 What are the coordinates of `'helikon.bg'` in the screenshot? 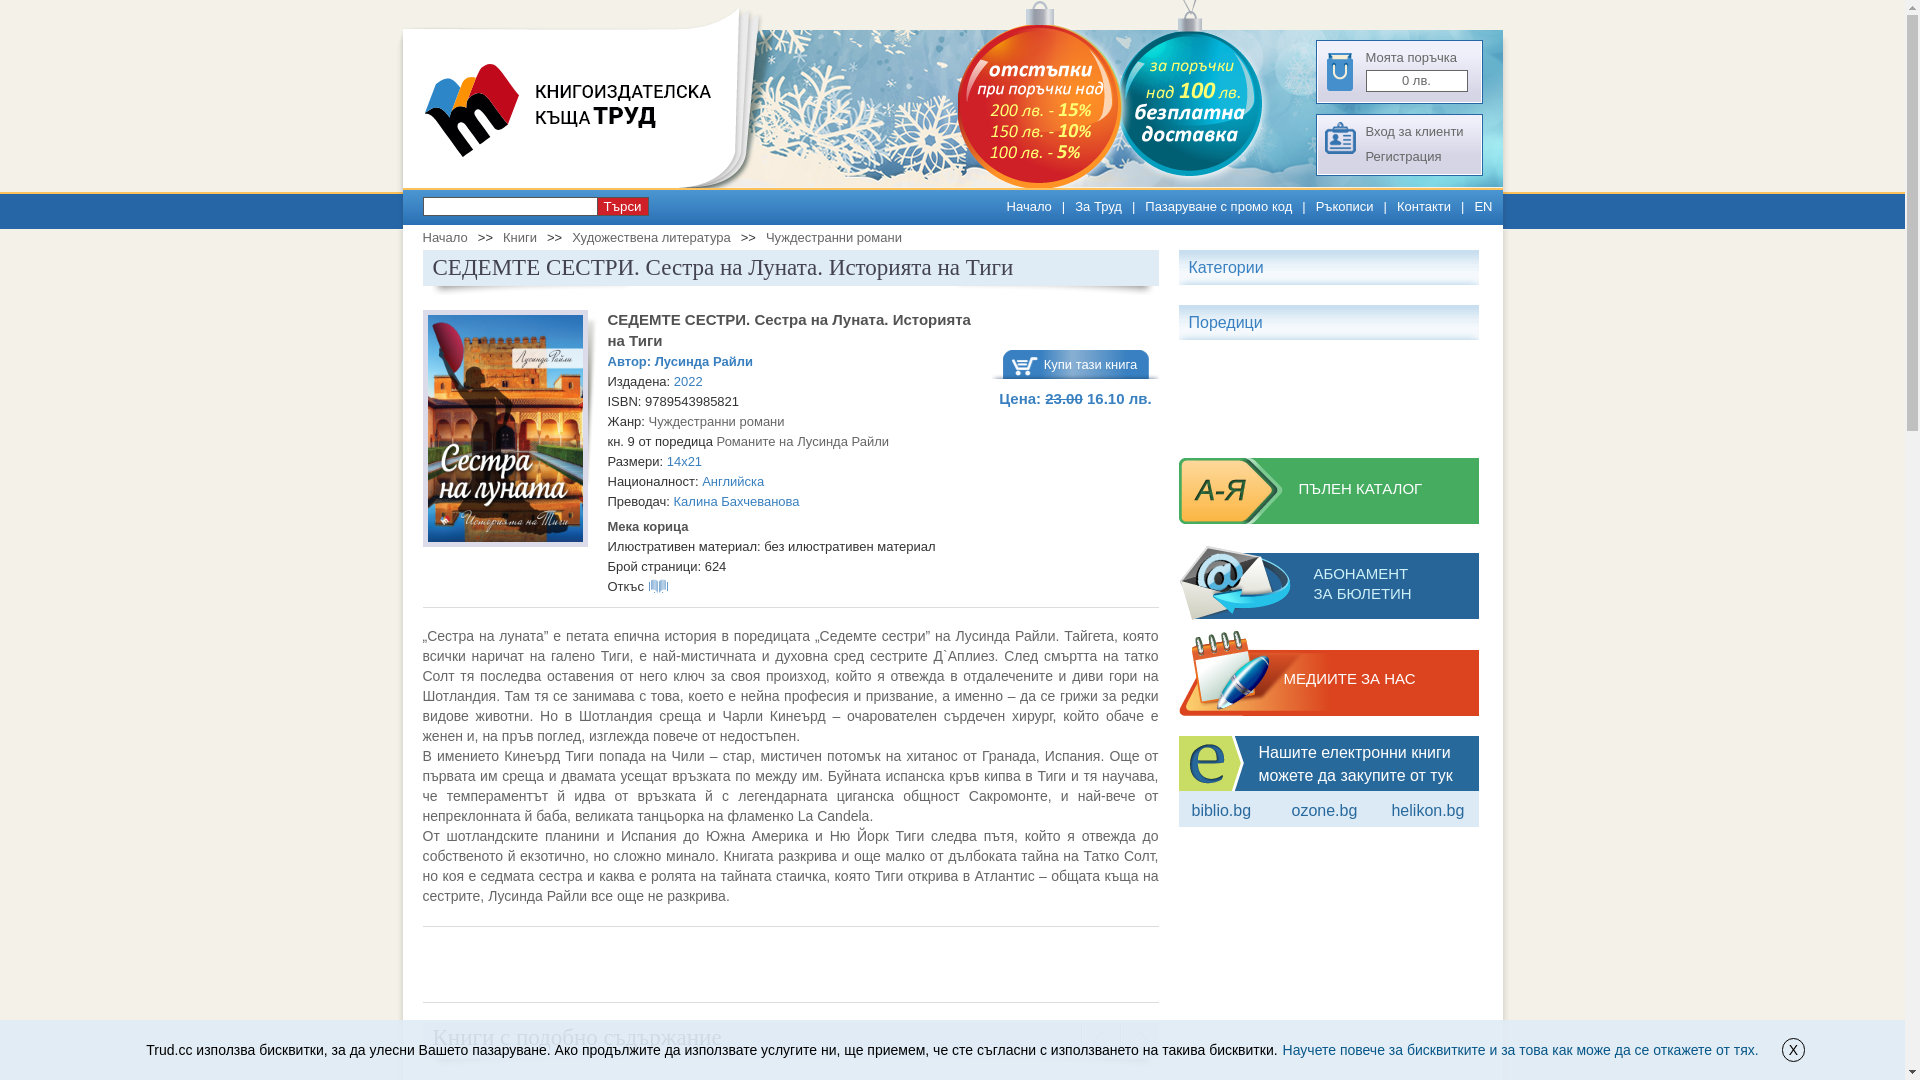 It's located at (1426, 810).